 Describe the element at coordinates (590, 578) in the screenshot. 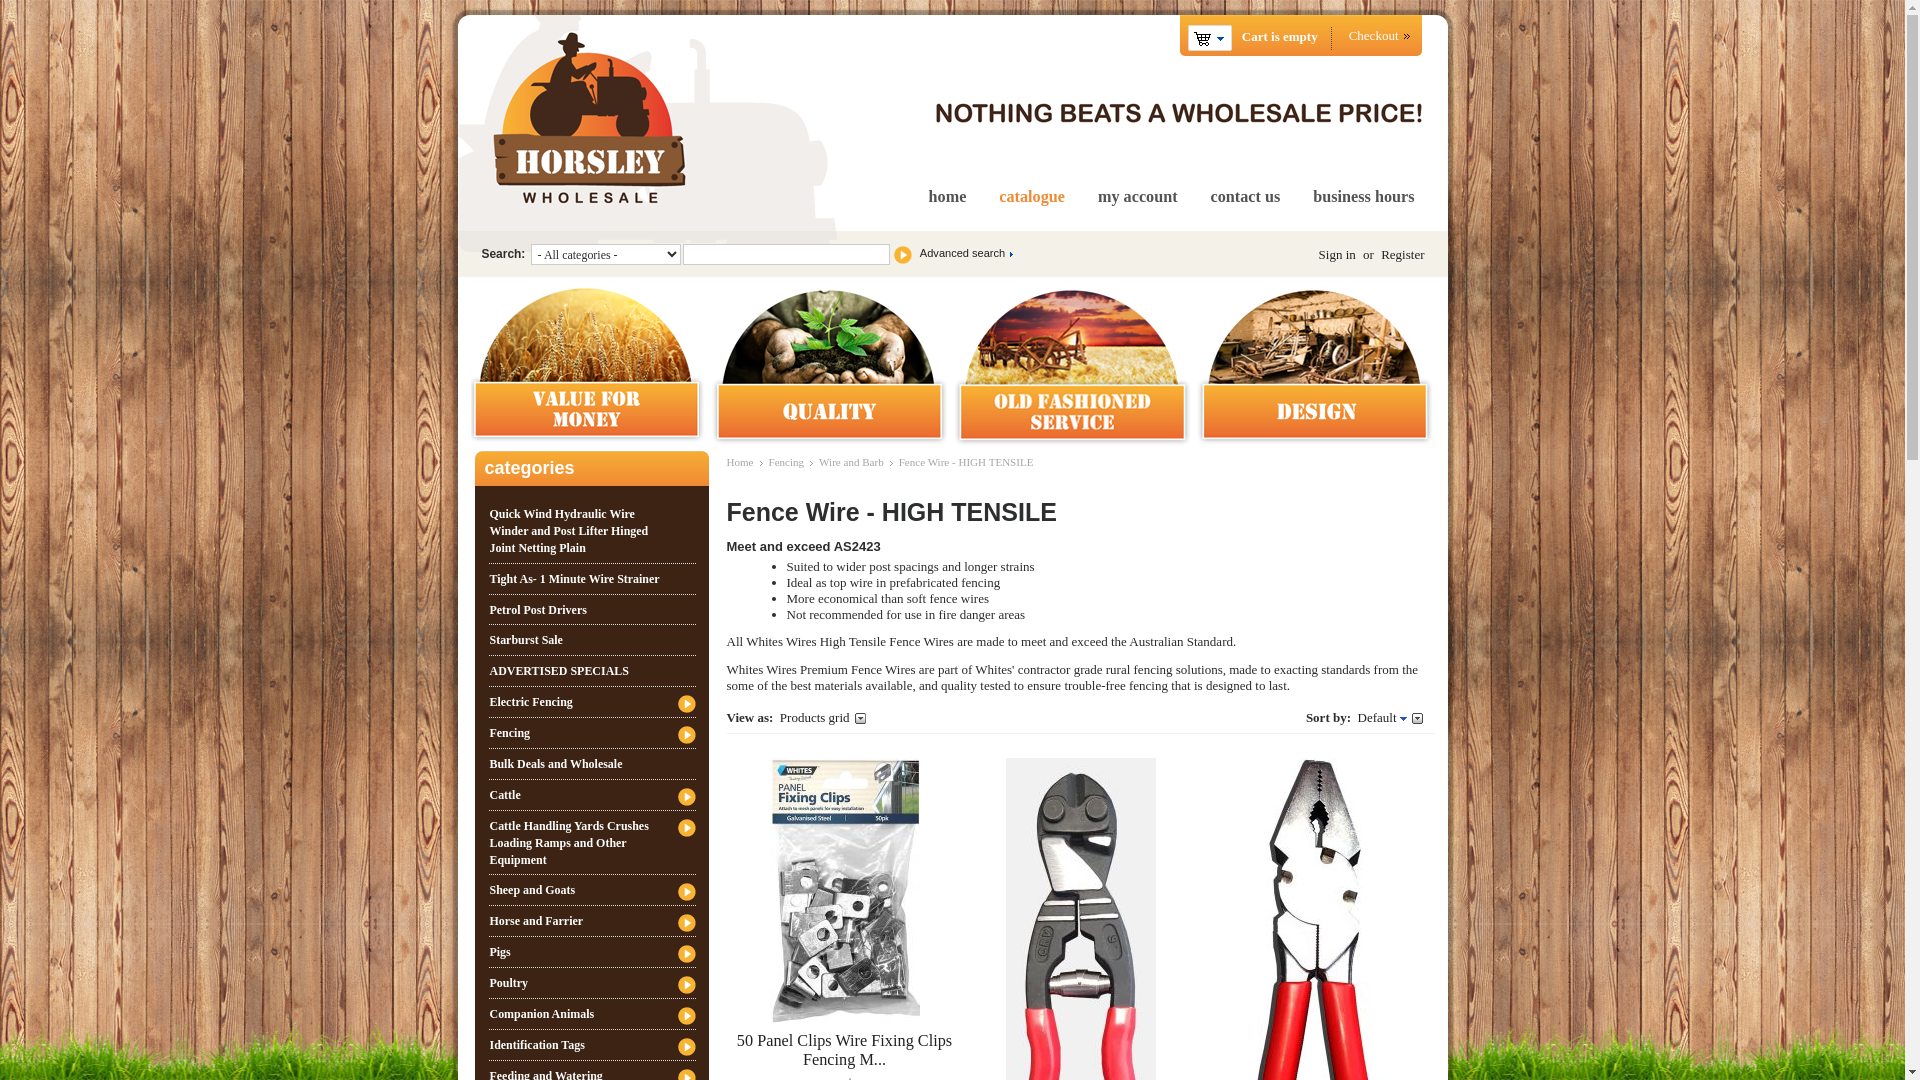

I see `'Tight As- 1 Minute Wire Strainer'` at that location.